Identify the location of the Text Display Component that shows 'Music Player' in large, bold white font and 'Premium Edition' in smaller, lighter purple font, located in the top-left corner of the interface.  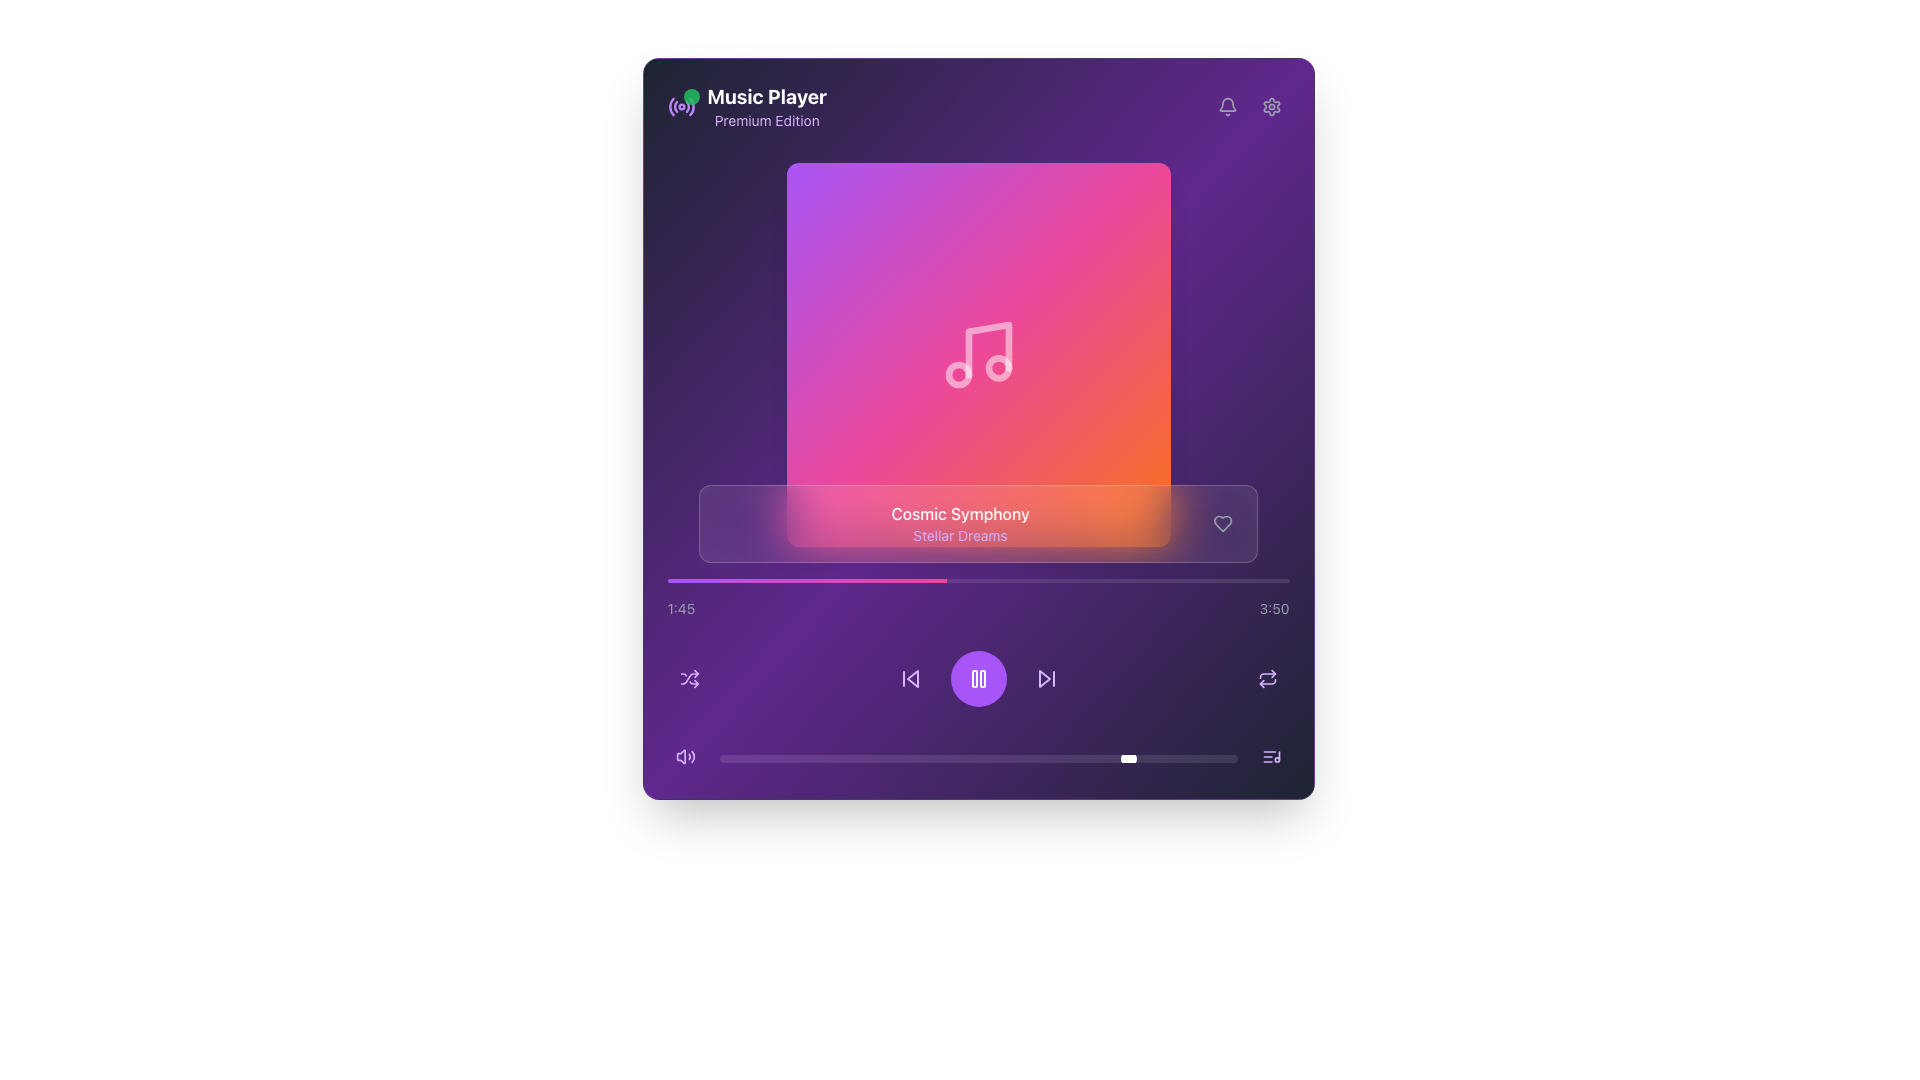
(766, 107).